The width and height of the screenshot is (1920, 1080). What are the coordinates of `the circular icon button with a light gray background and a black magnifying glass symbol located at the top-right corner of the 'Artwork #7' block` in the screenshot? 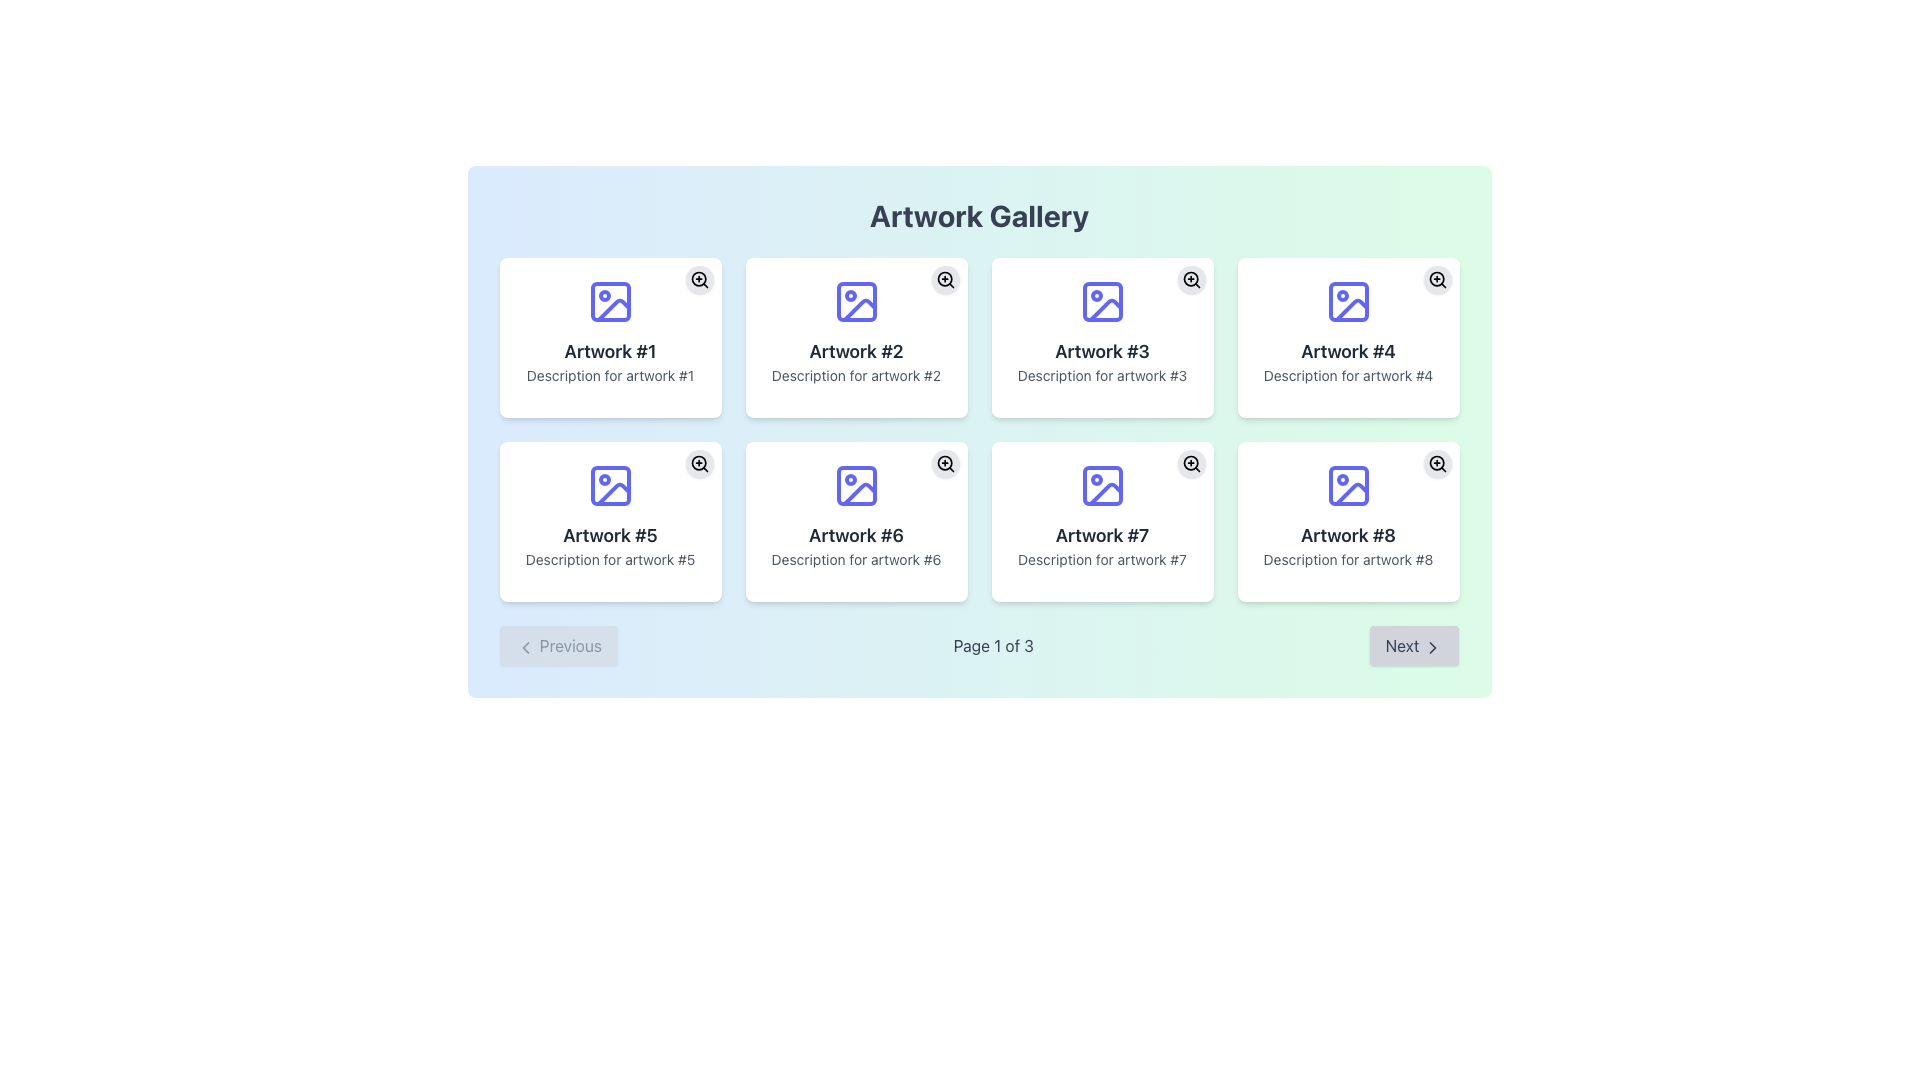 It's located at (1191, 463).